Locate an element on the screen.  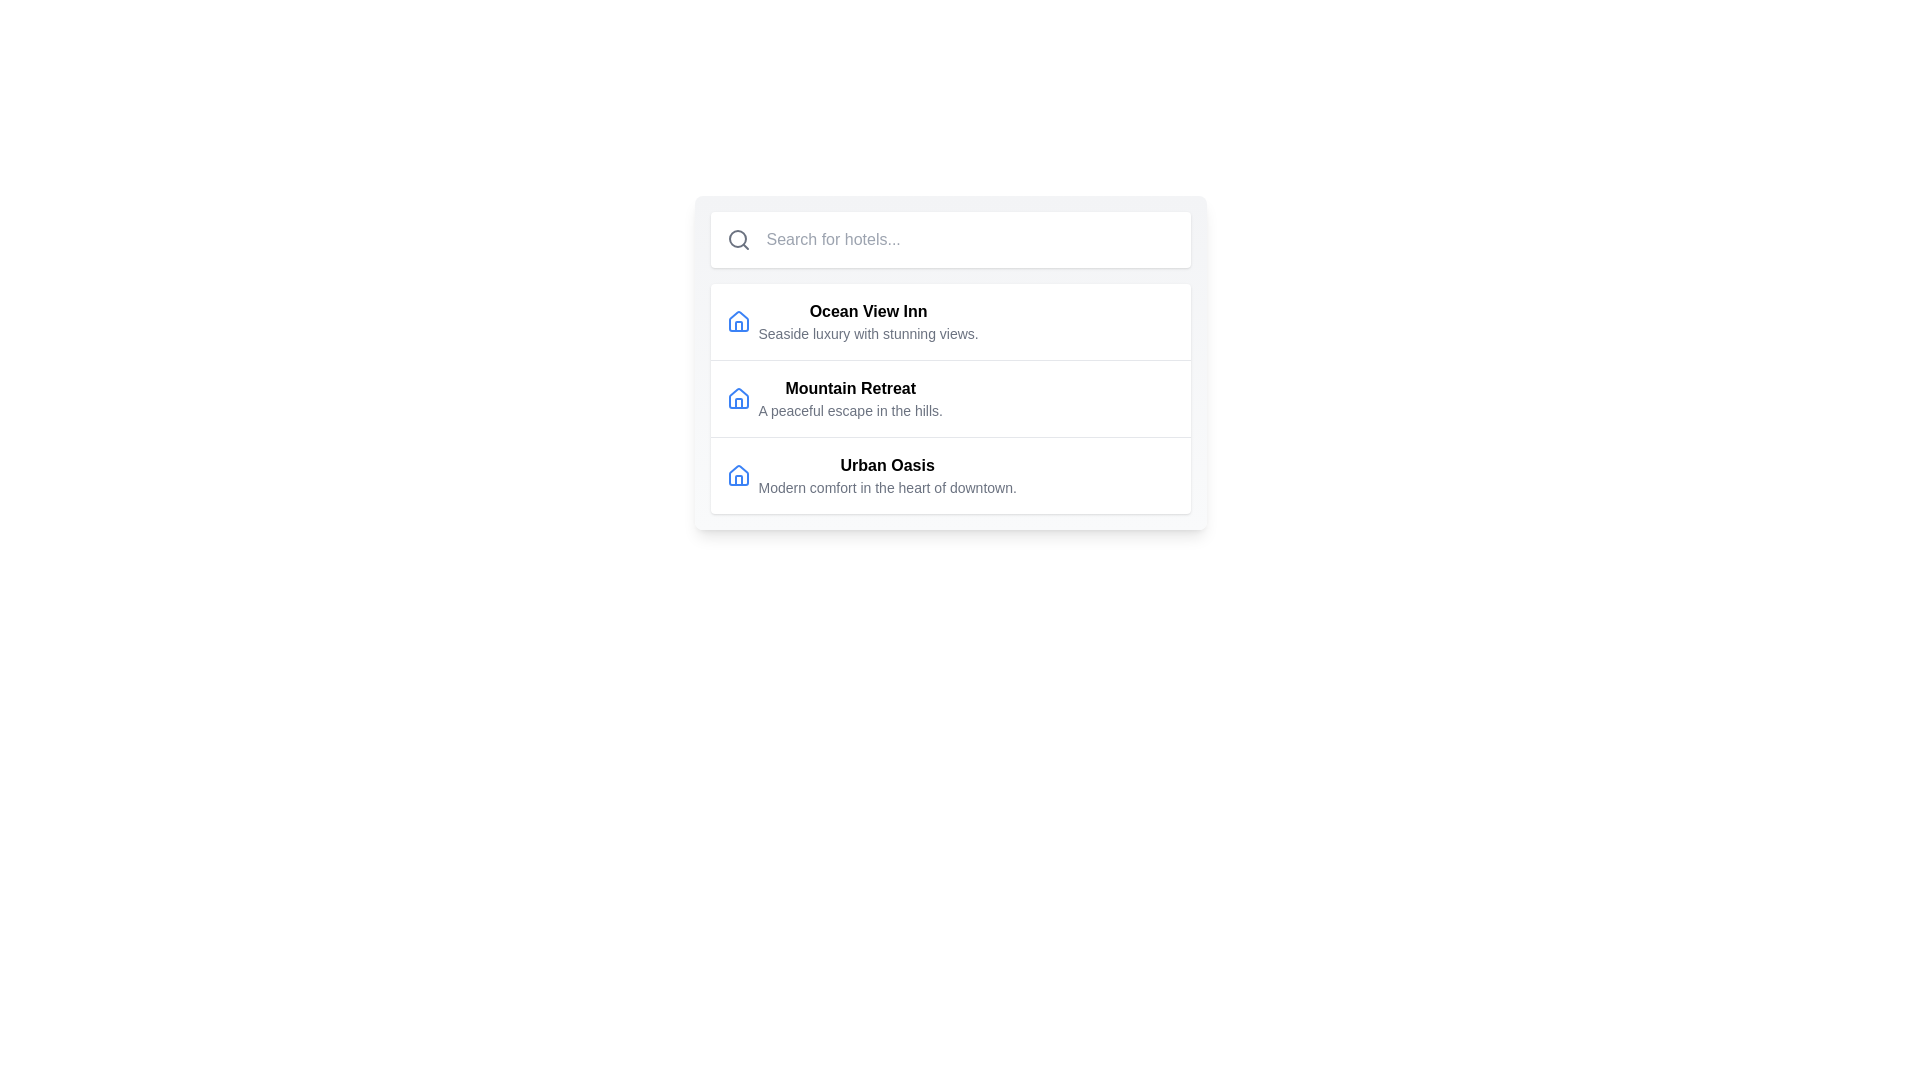
the List item element titled 'Urban Oasis', which features a blue house icon and a description below it is located at coordinates (949, 475).